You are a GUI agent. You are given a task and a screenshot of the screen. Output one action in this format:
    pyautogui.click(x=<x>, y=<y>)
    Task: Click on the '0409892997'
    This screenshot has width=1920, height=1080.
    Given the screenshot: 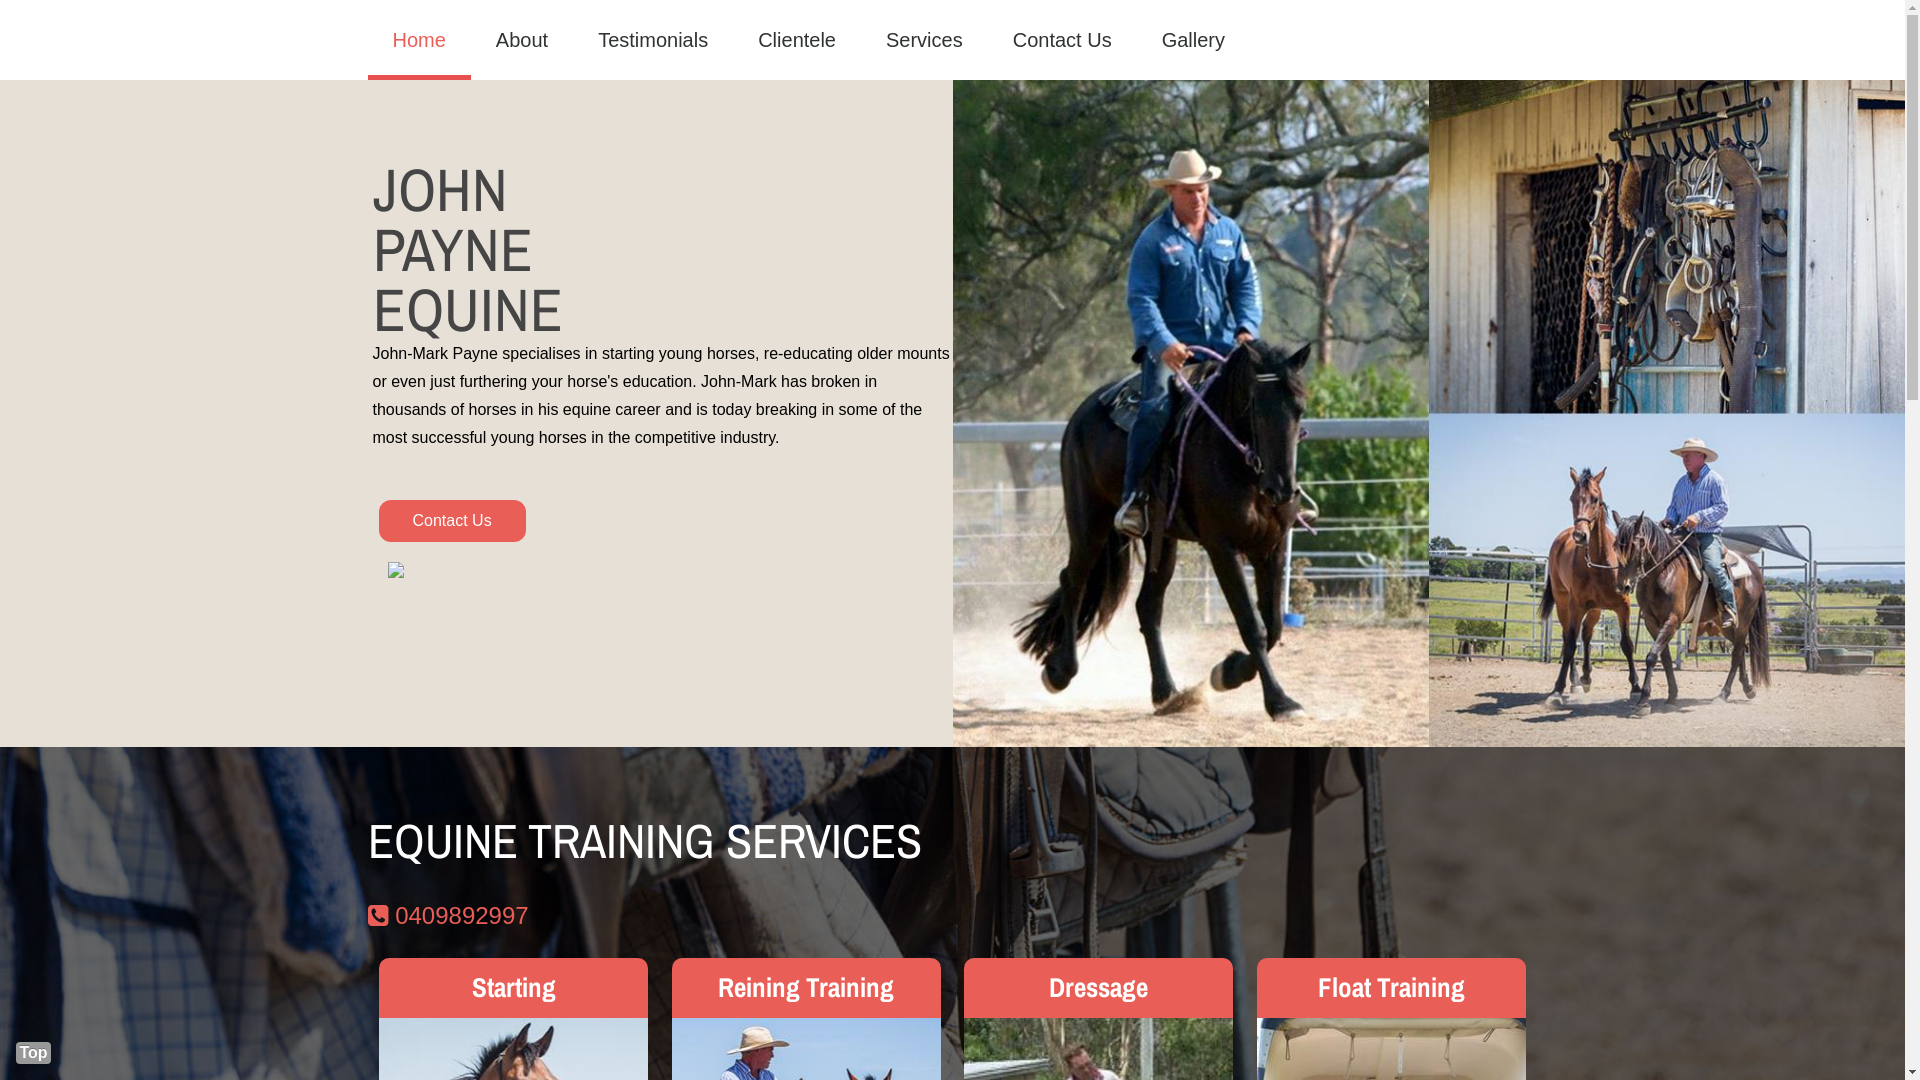 What is the action you would take?
    pyautogui.click(x=447, y=915)
    